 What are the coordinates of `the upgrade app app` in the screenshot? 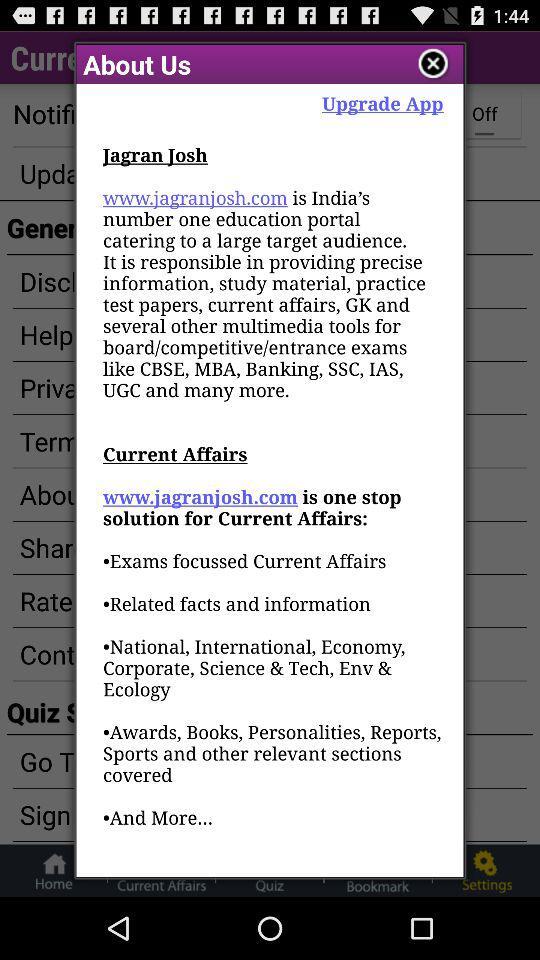 It's located at (382, 103).